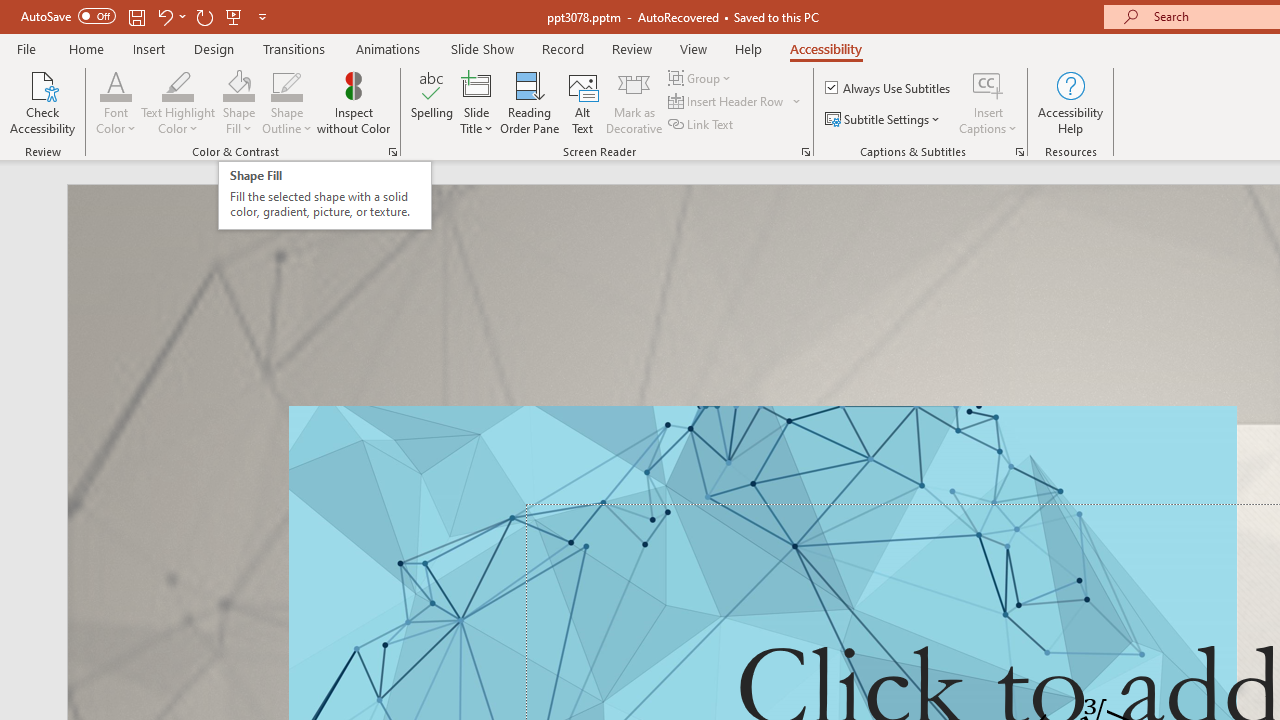  What do you see at coordinates (805, 150) in the screenshot?
I see `'Screen Reader'` at bounding box center [805, 150].